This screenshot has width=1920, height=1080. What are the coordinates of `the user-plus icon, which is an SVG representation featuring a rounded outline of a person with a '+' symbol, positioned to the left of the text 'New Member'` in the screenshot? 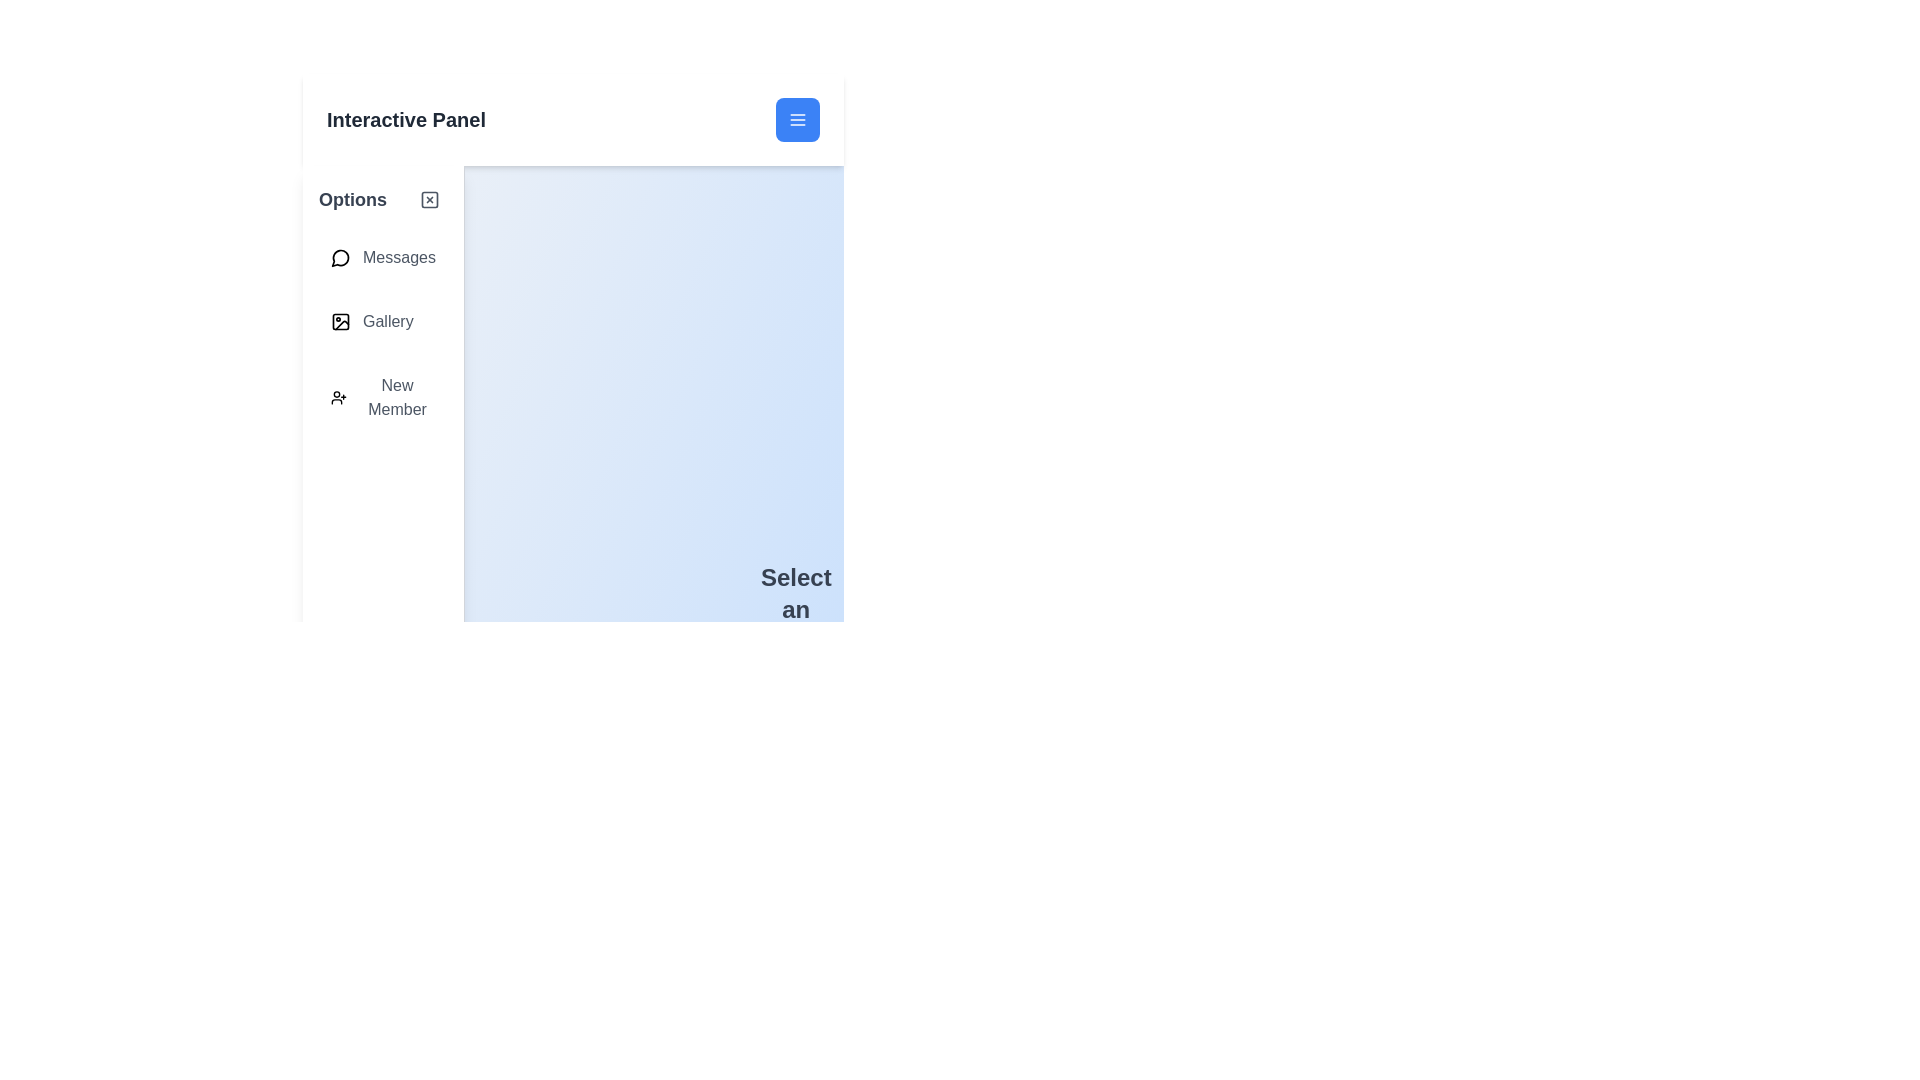 It's located at (339, 397).